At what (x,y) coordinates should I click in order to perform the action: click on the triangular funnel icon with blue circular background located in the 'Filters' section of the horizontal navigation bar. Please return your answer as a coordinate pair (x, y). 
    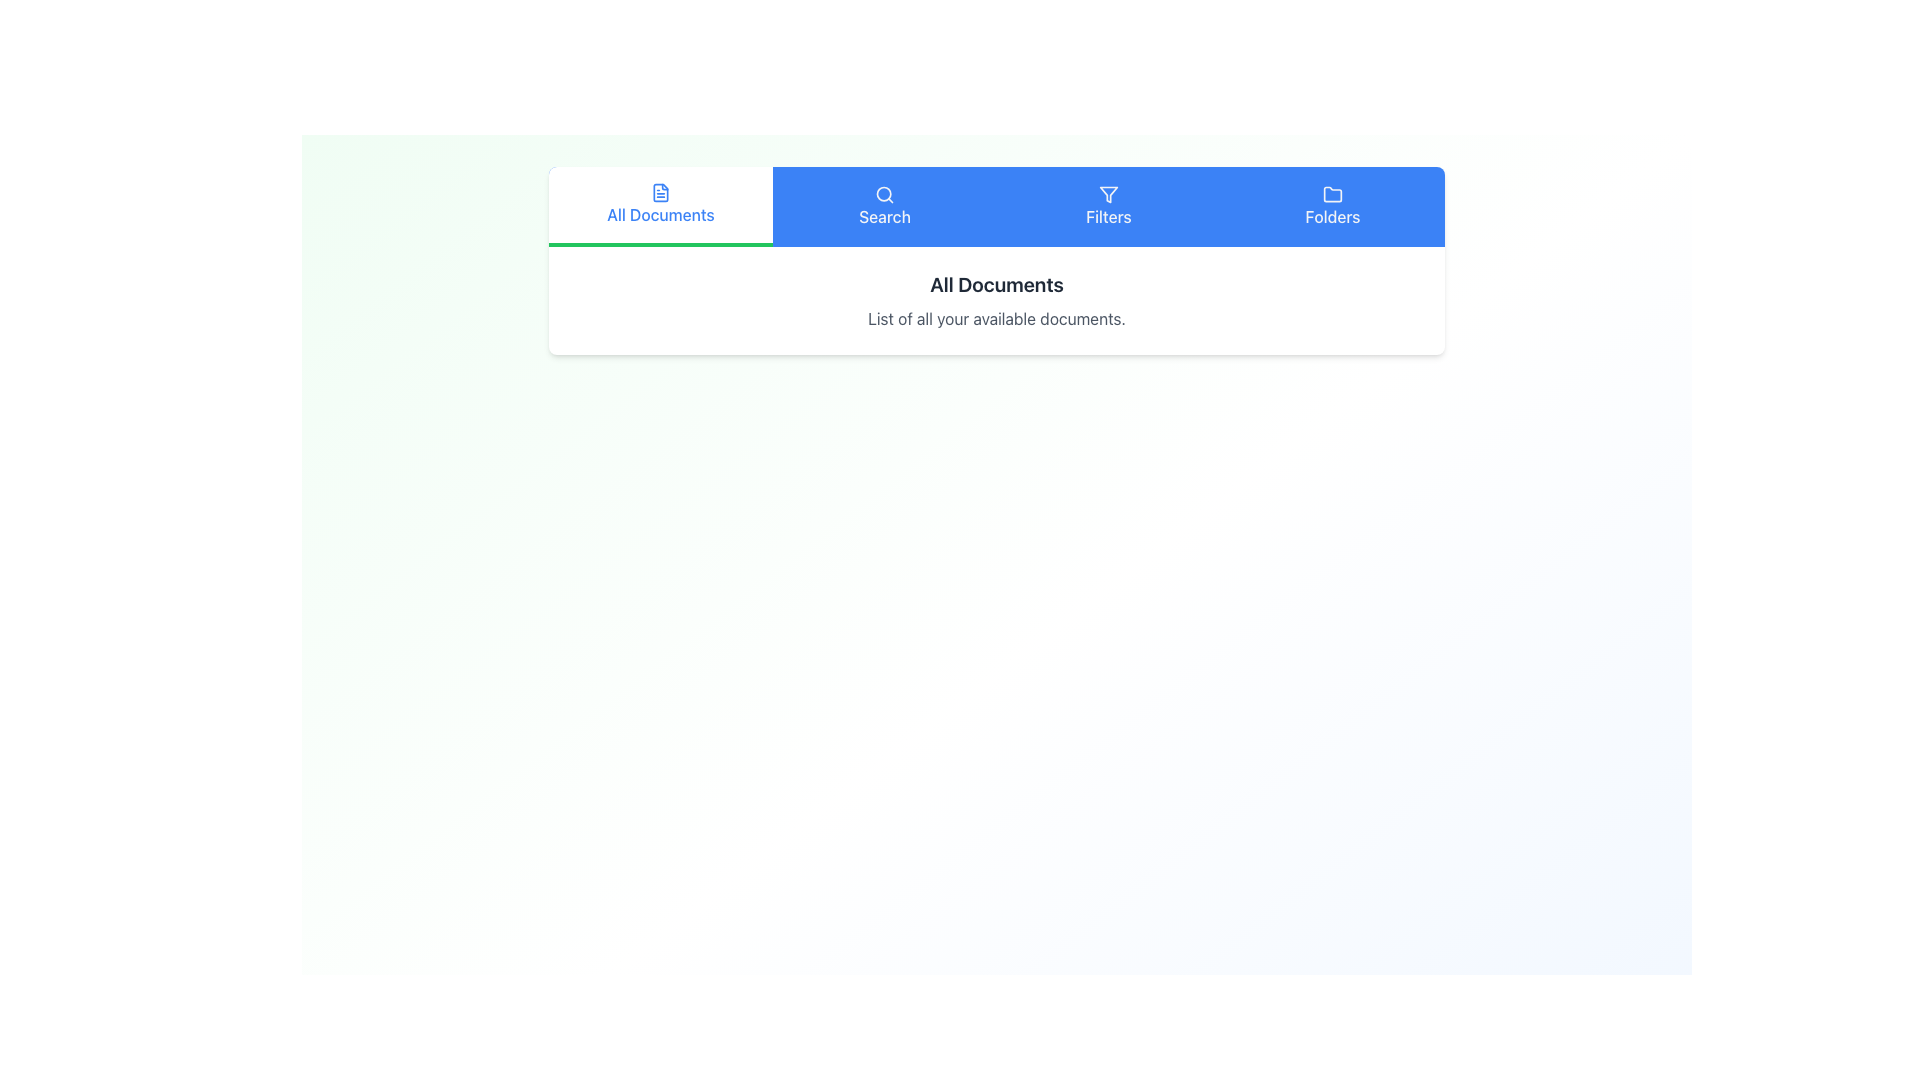
    Looking at the image, I should click on (1107, 195).